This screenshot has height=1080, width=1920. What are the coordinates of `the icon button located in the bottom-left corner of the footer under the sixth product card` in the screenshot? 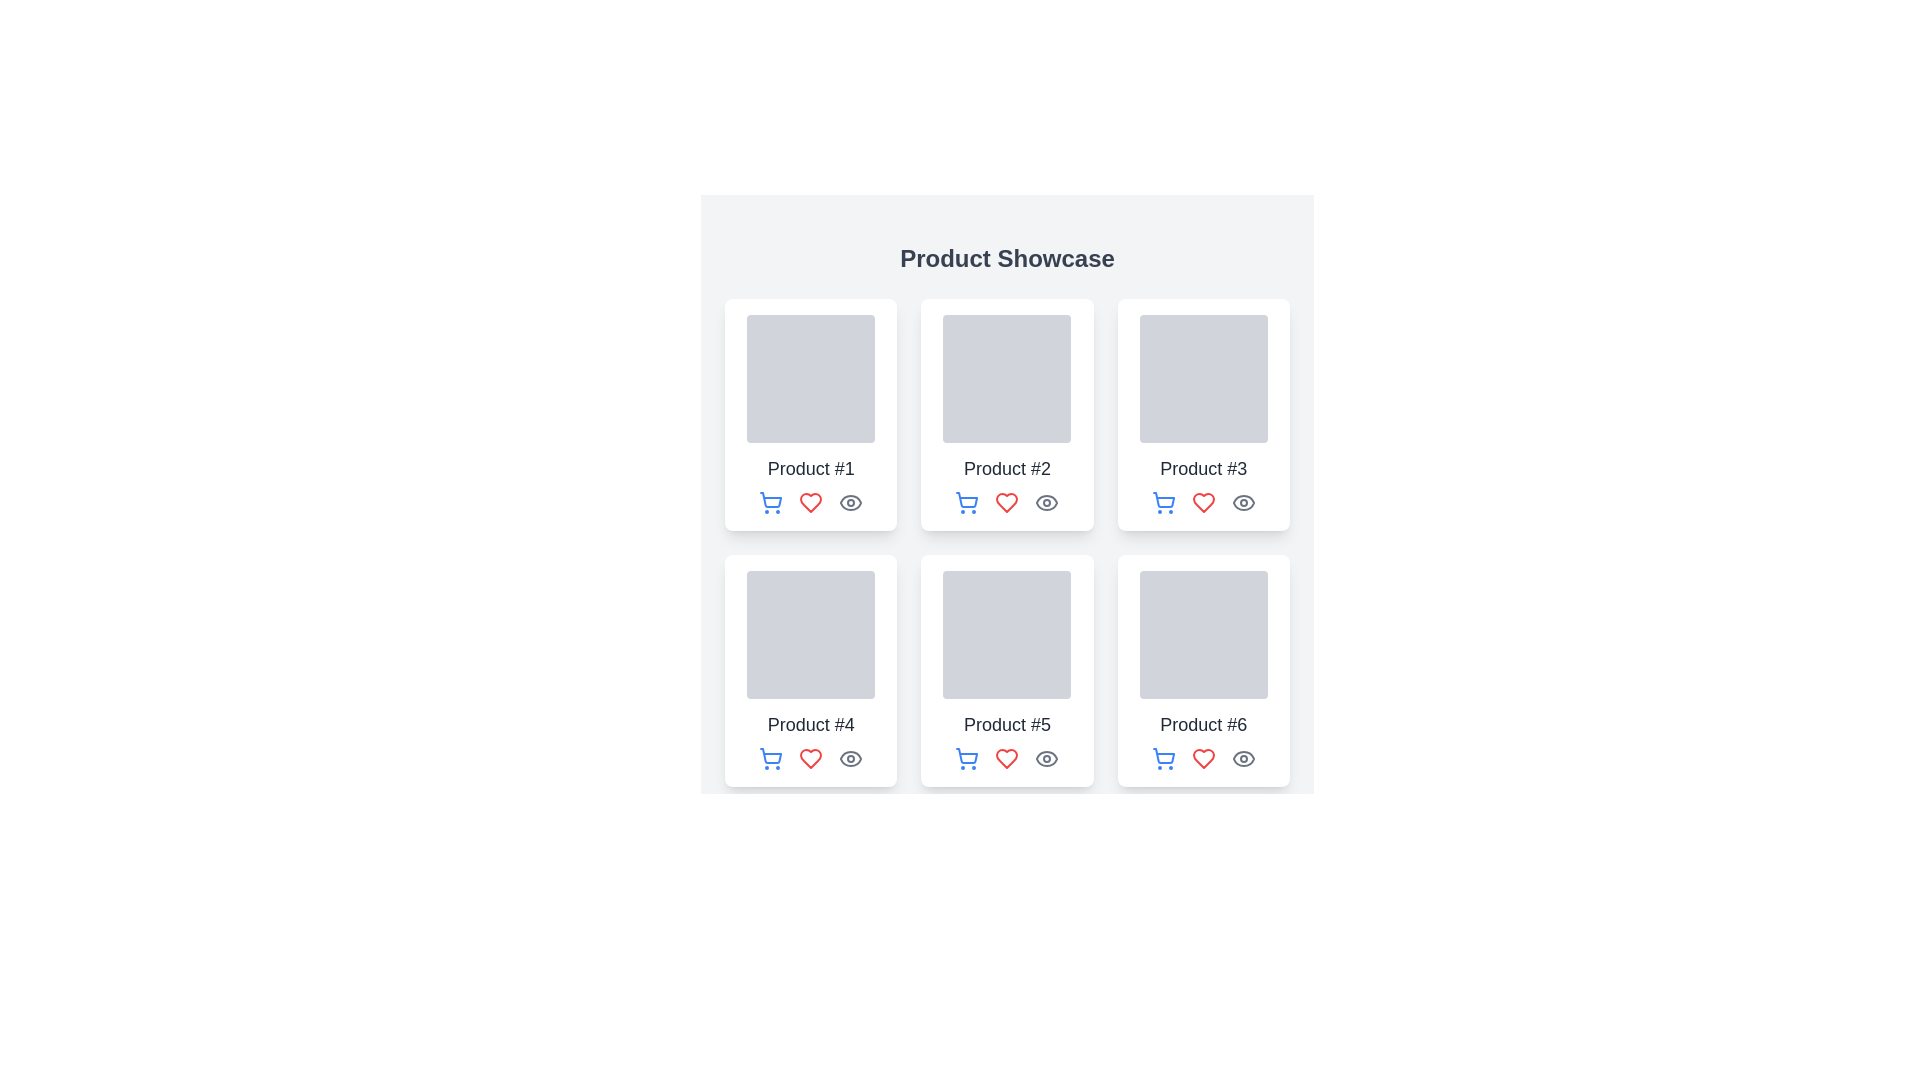 It's located at (1163, 759).